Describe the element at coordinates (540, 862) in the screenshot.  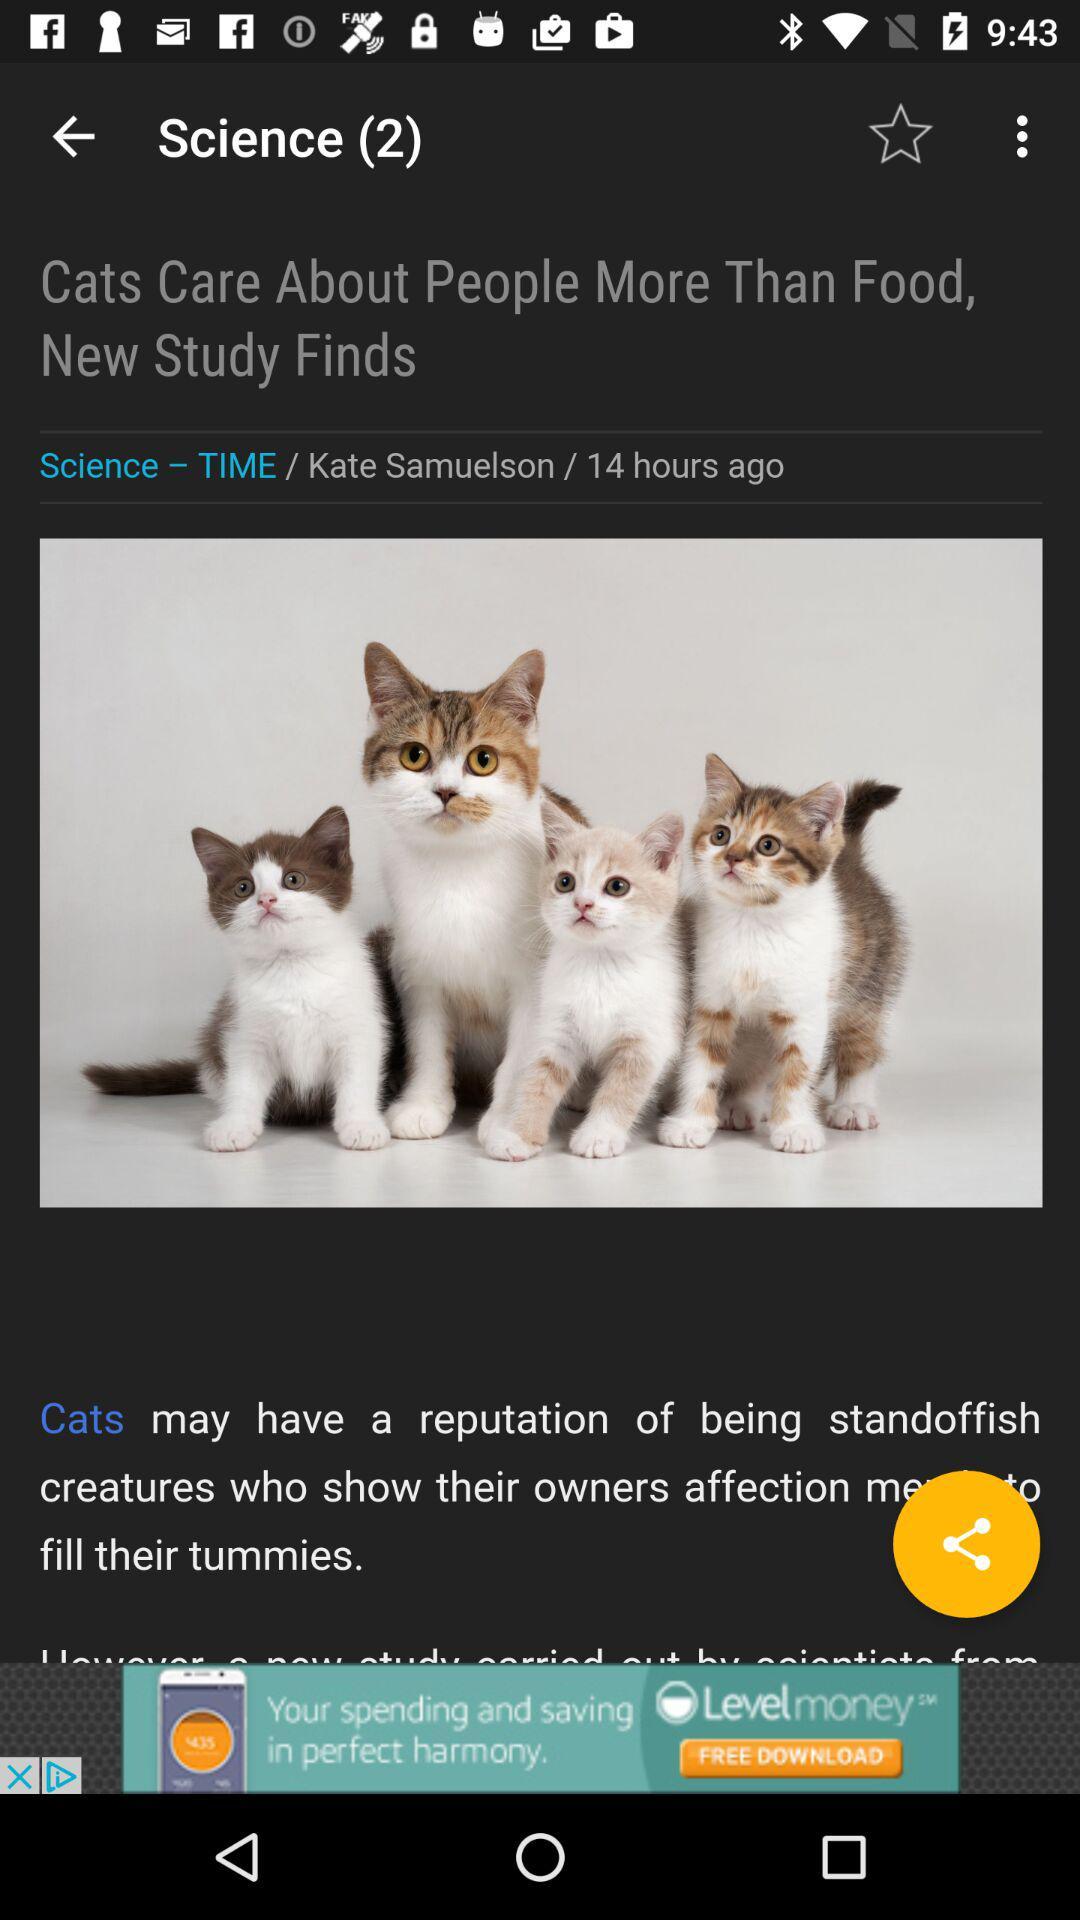
I see `sharing information` at that location.